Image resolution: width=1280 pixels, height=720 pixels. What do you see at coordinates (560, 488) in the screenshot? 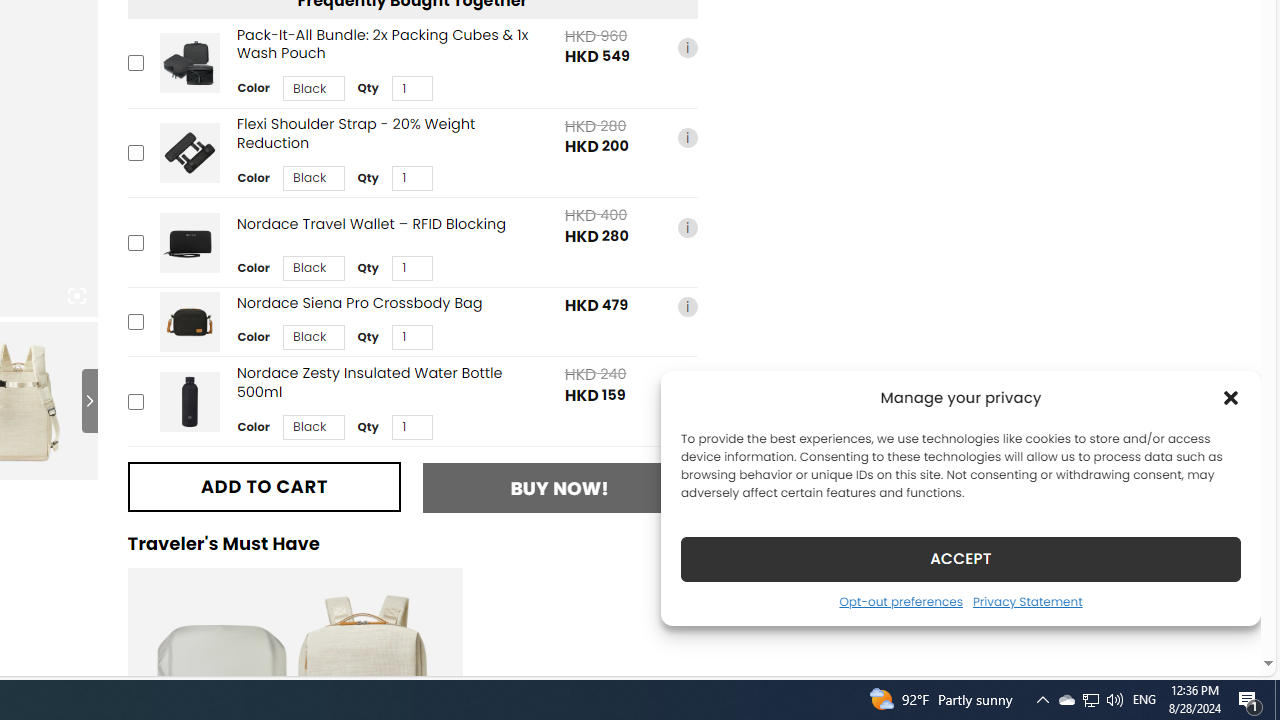
I see `'BUY NOW!'` at bounding box center [560, 488].